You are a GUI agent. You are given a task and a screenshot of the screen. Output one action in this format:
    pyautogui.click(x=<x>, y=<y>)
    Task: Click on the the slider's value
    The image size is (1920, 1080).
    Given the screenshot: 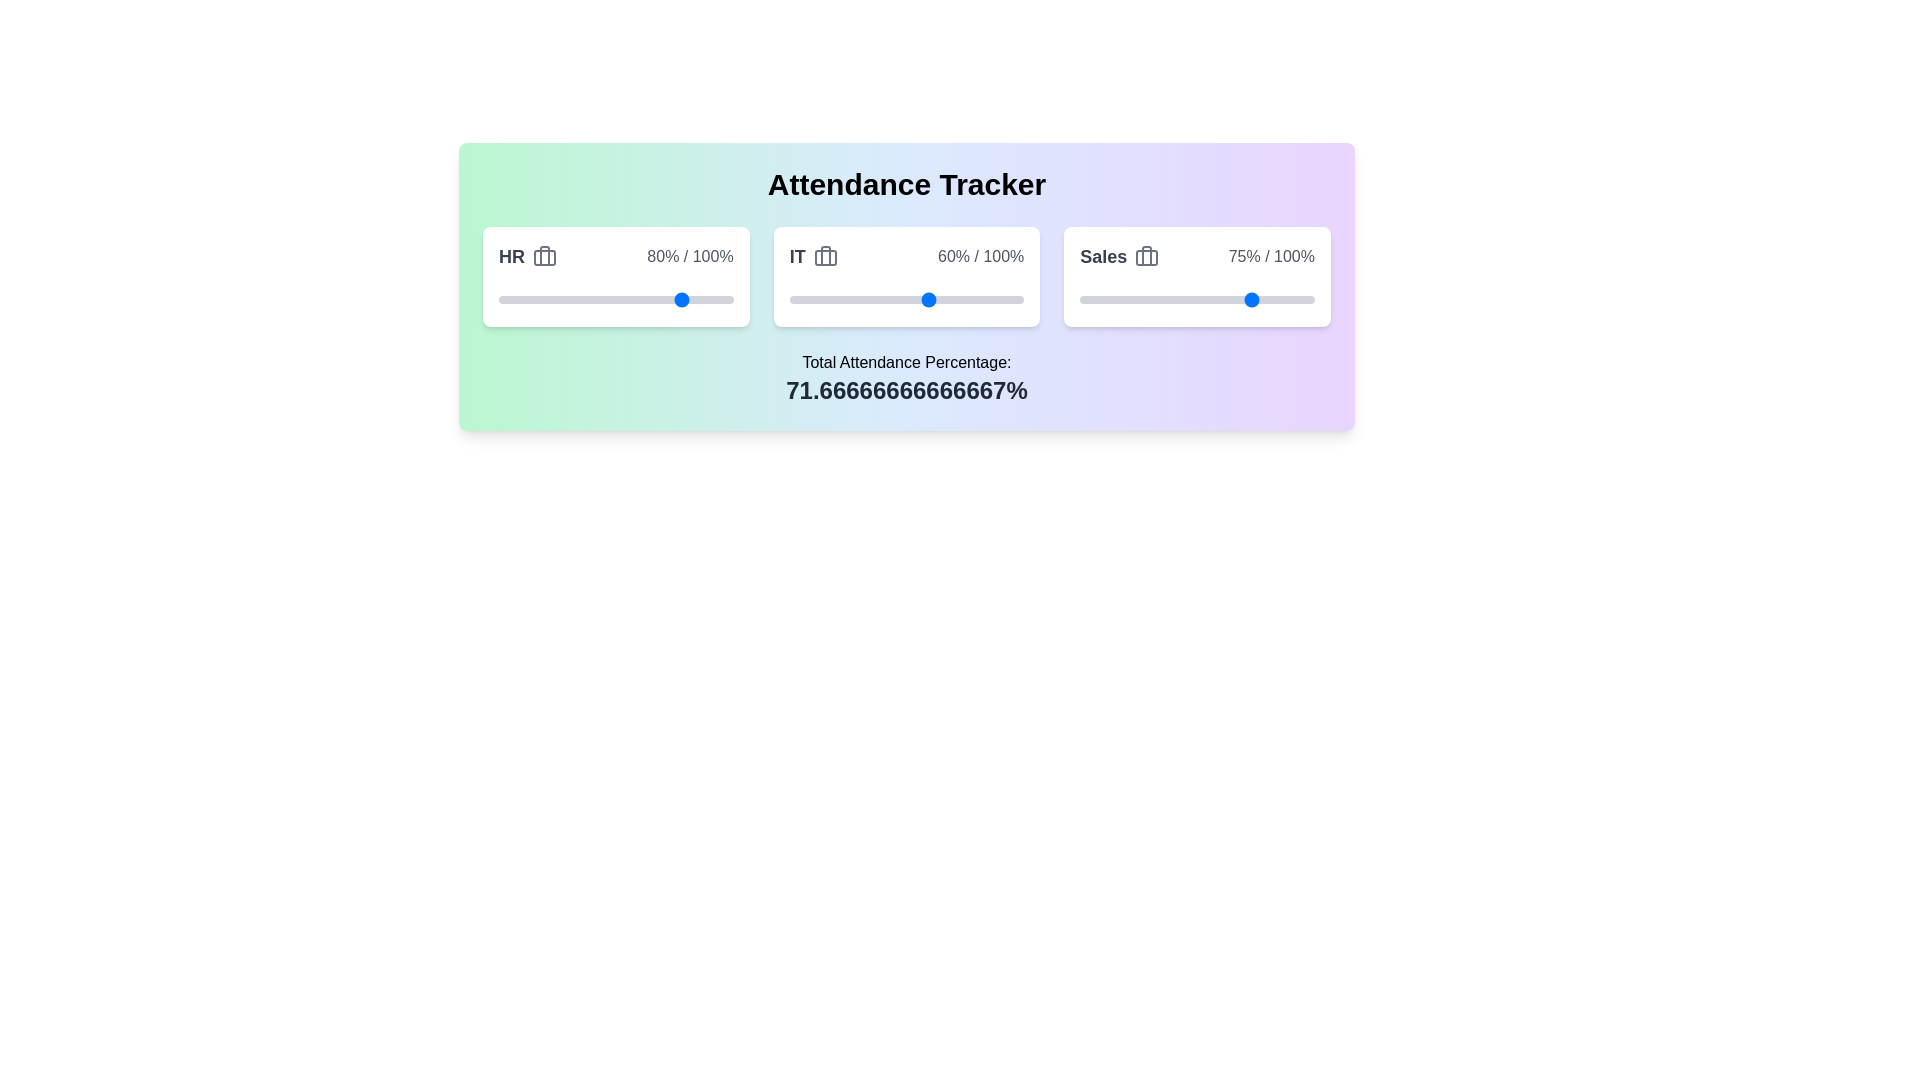 What is the action you would take?
    pyautogui.click(x=1157, y=300)
    